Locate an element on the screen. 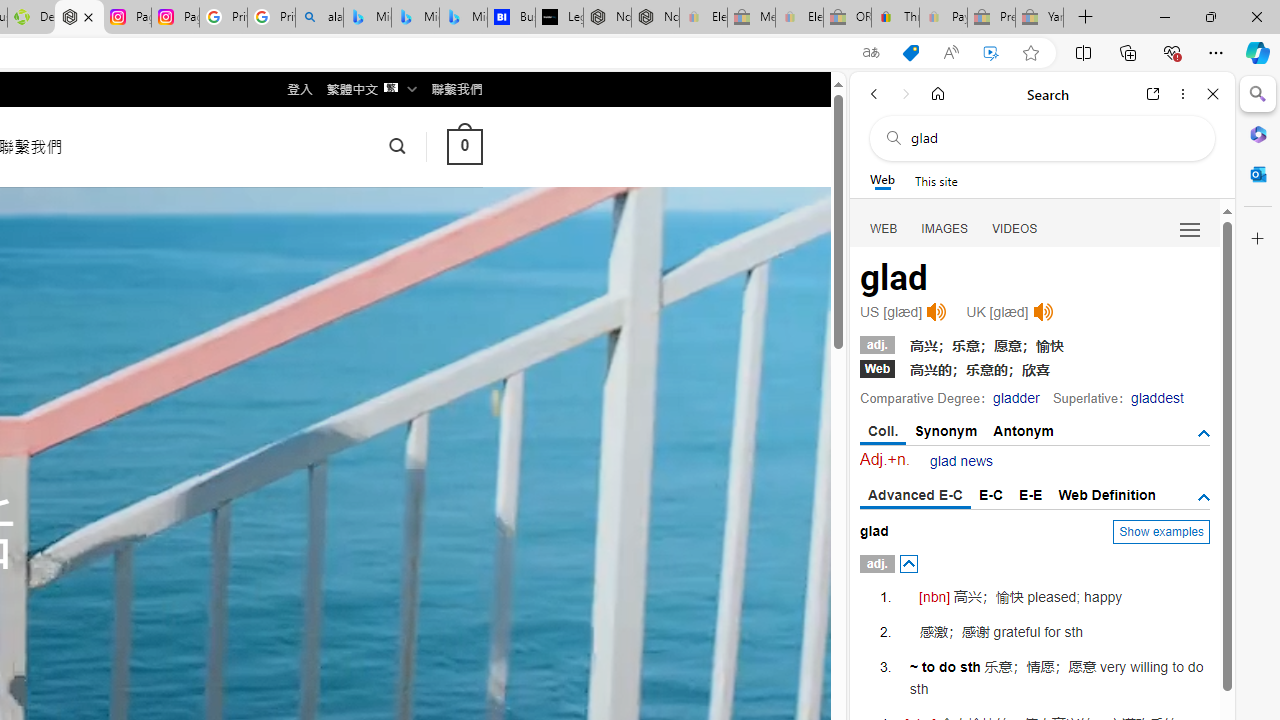  'Threats and offensive language policy | eBay' is located at coordinates (894, 17).